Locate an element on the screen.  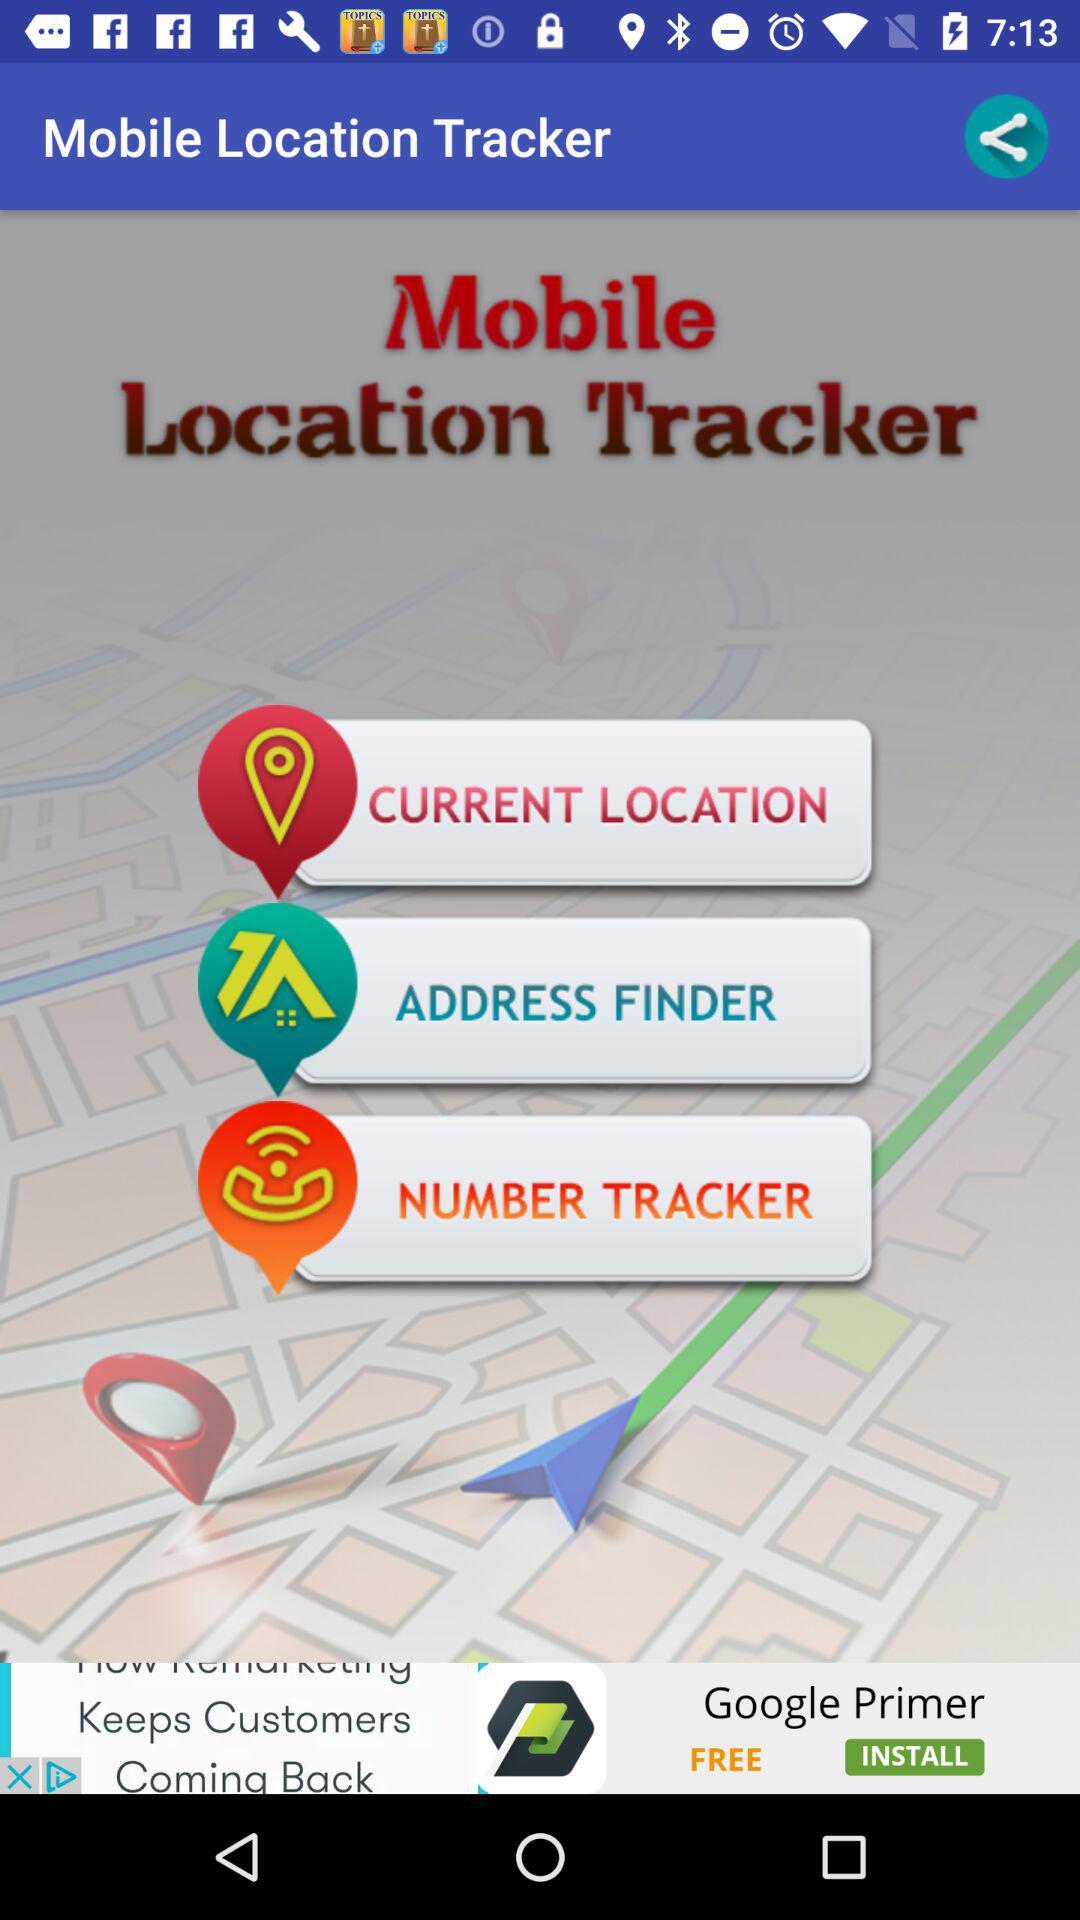
navigate to advertisement site is located at coordinates (540, 1727).